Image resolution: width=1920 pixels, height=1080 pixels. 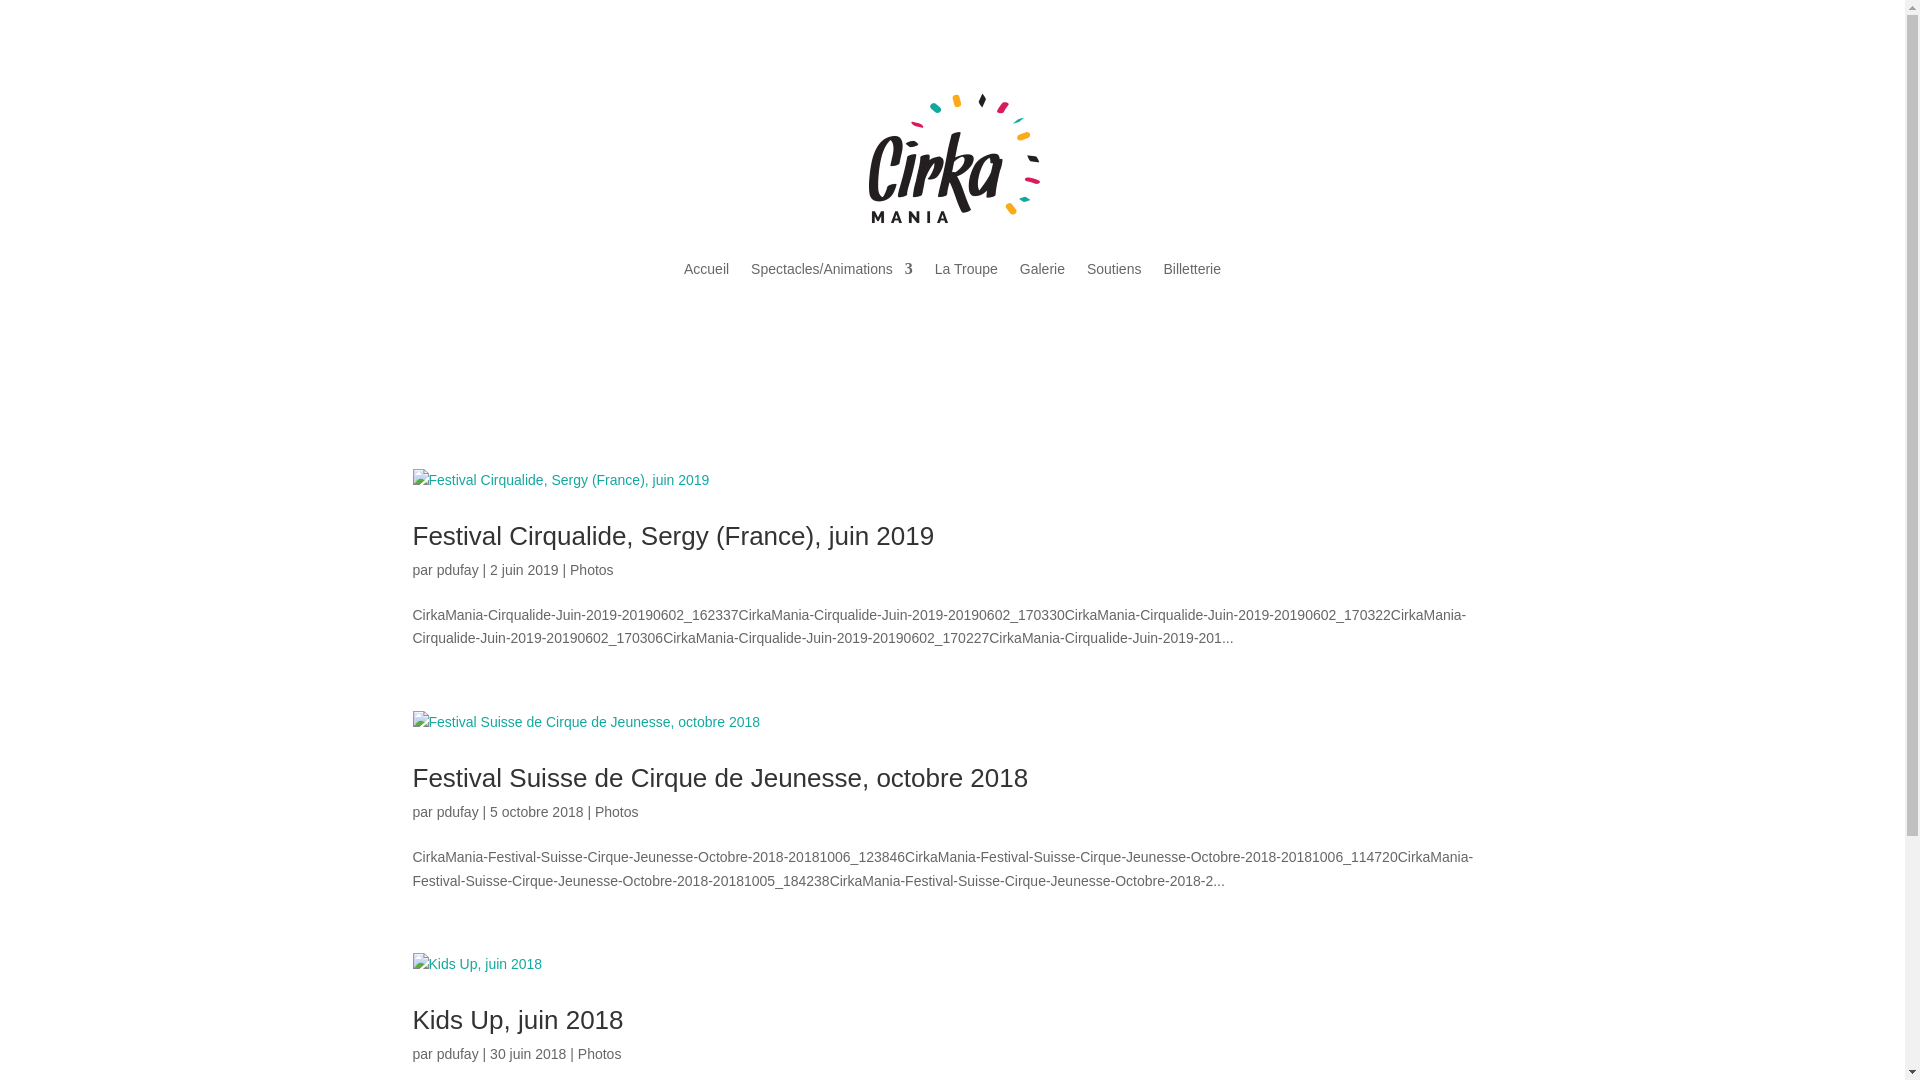 I want to click on 'Photos', so click(x=616, y=812).